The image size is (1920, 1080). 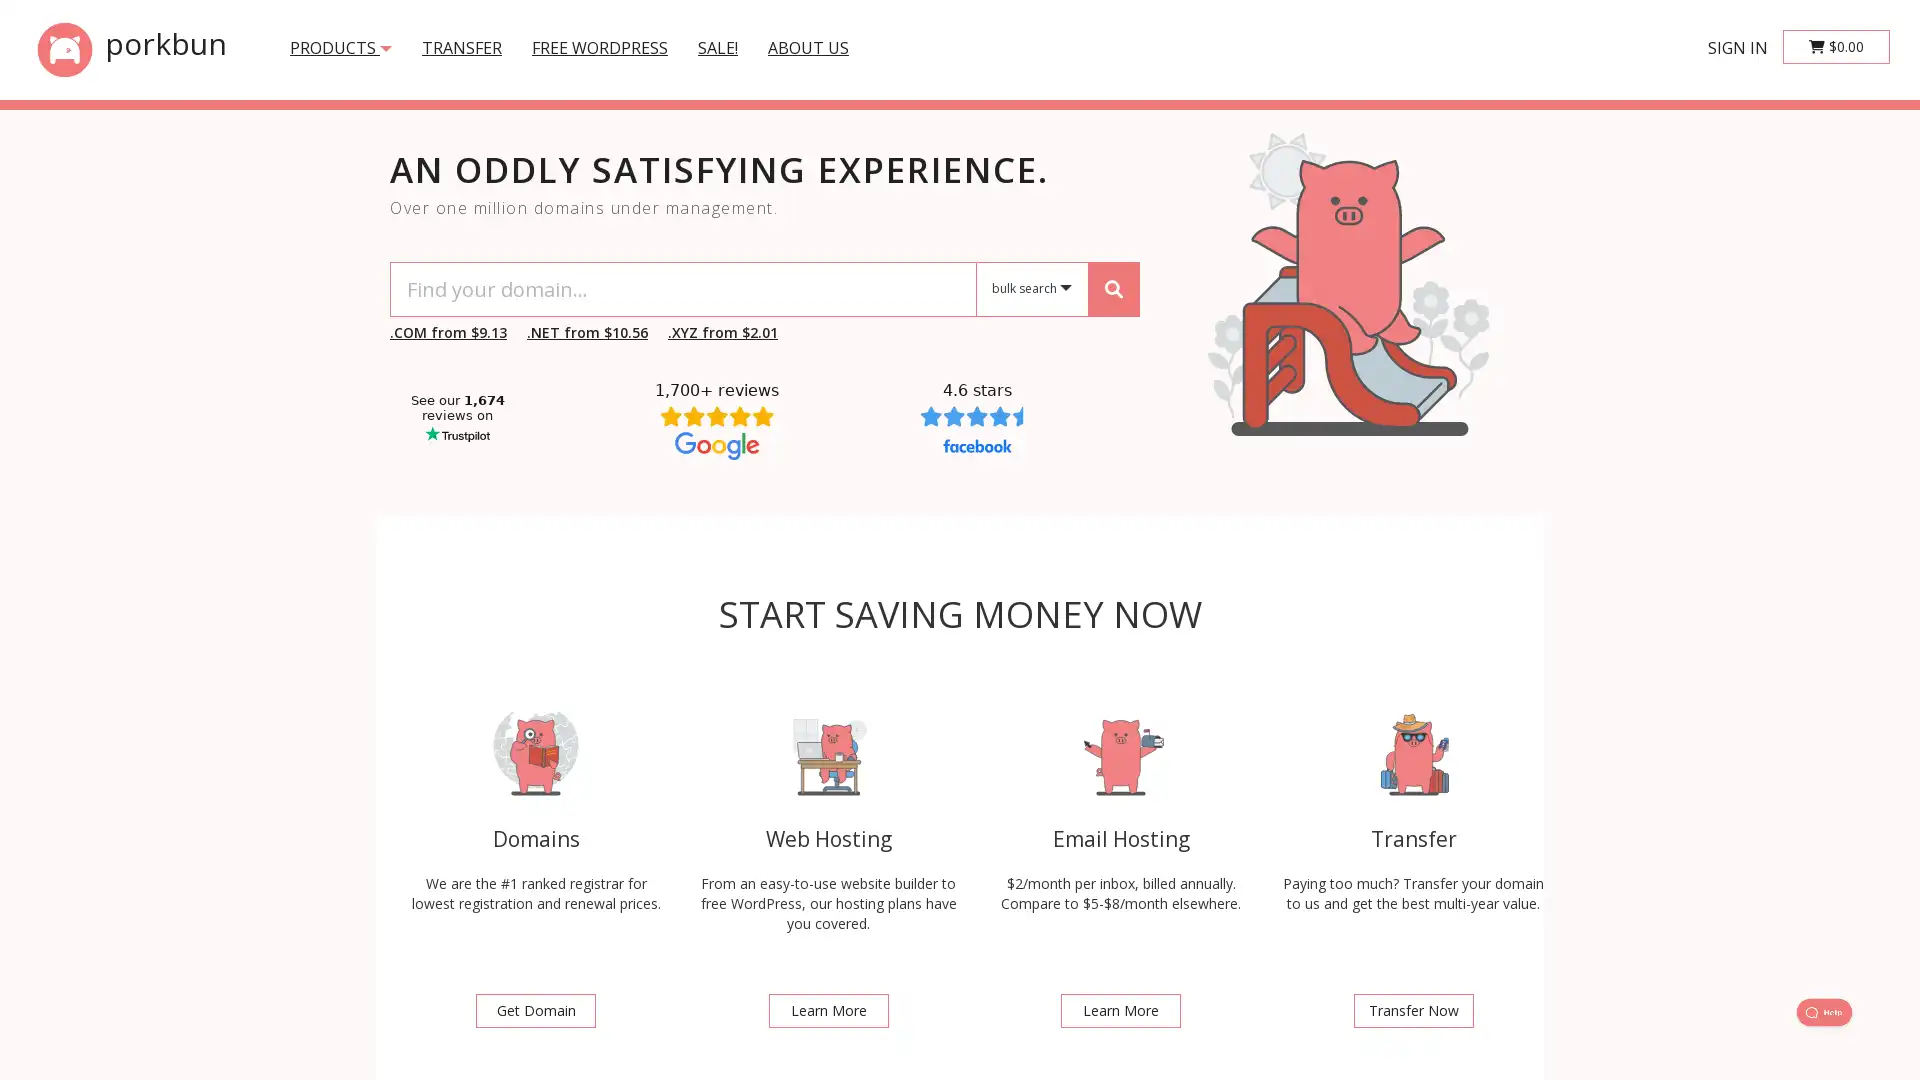 What do you see at coordinates (1112, 288) in the screenshot?
I see `submit search` at bounding box center [1112, 288].